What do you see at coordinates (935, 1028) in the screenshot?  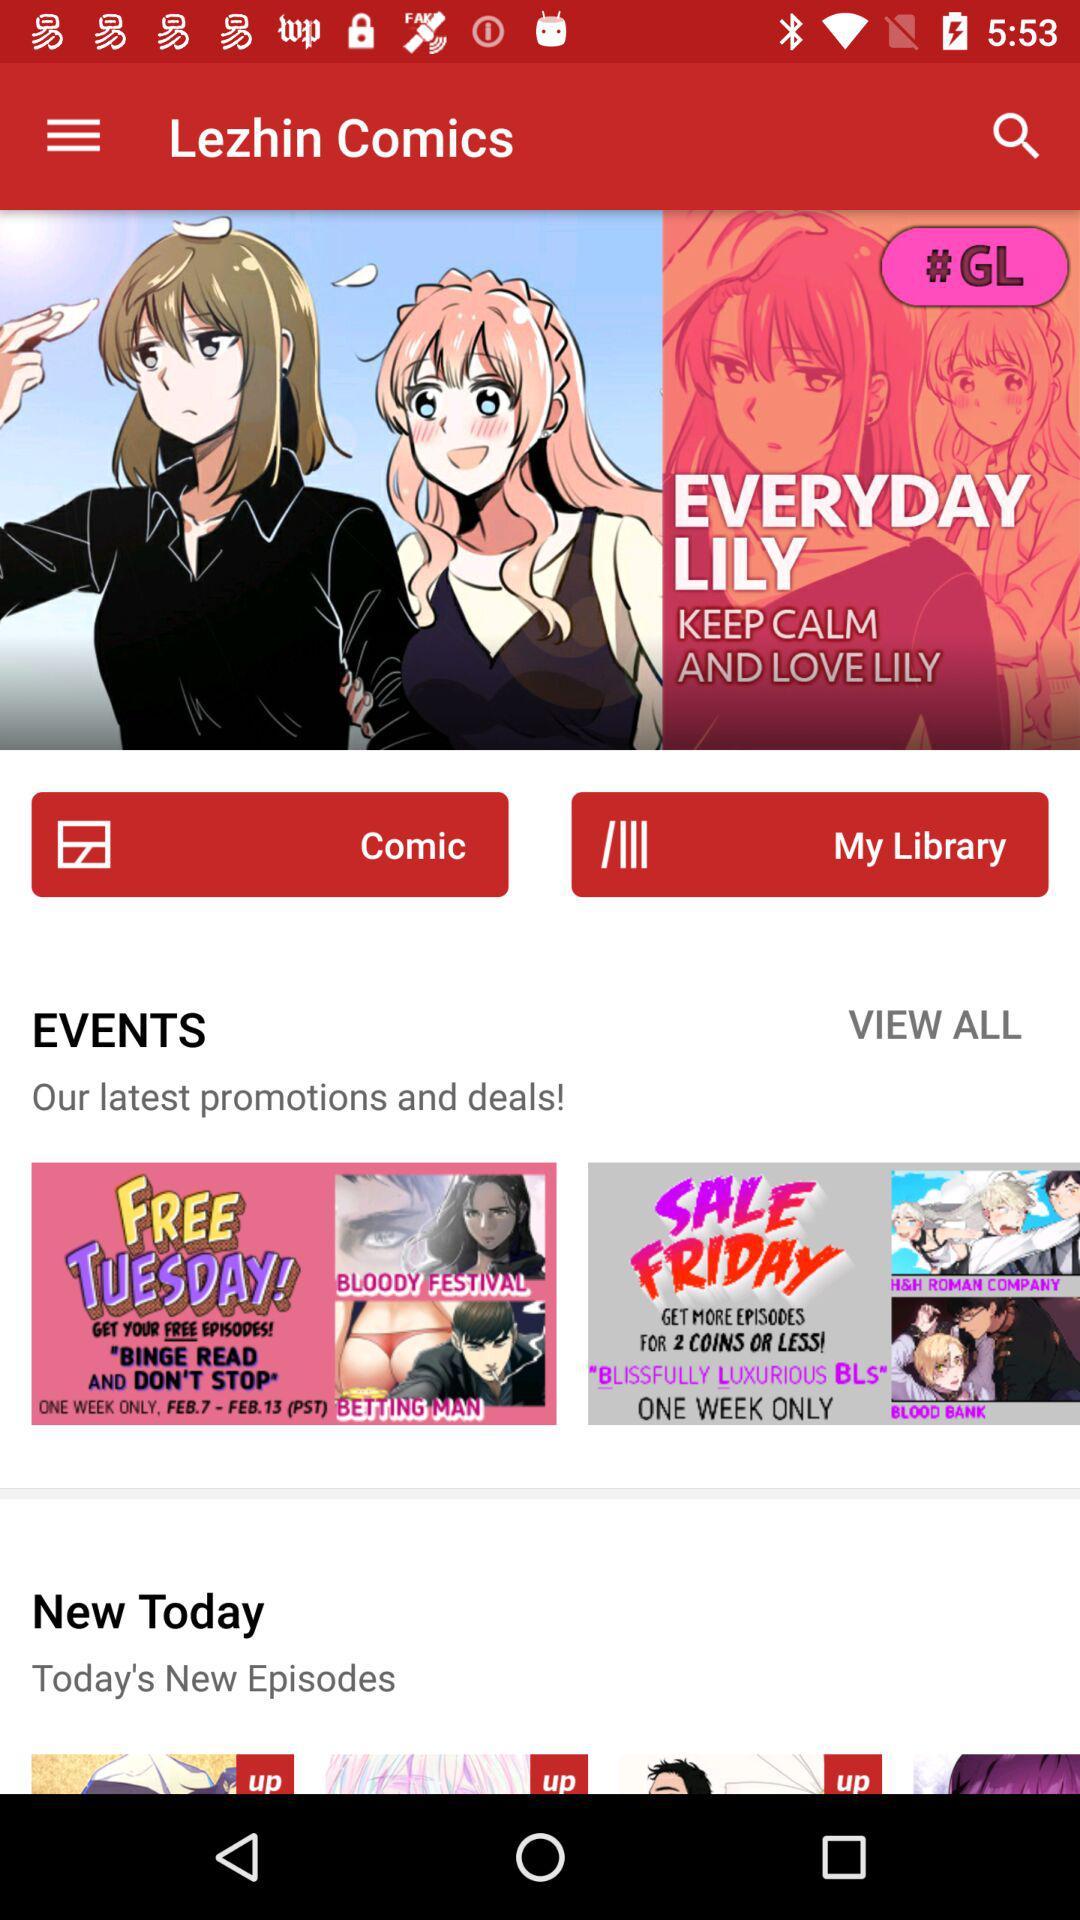 I see `item next to events` at bounding box center [935, 1028].